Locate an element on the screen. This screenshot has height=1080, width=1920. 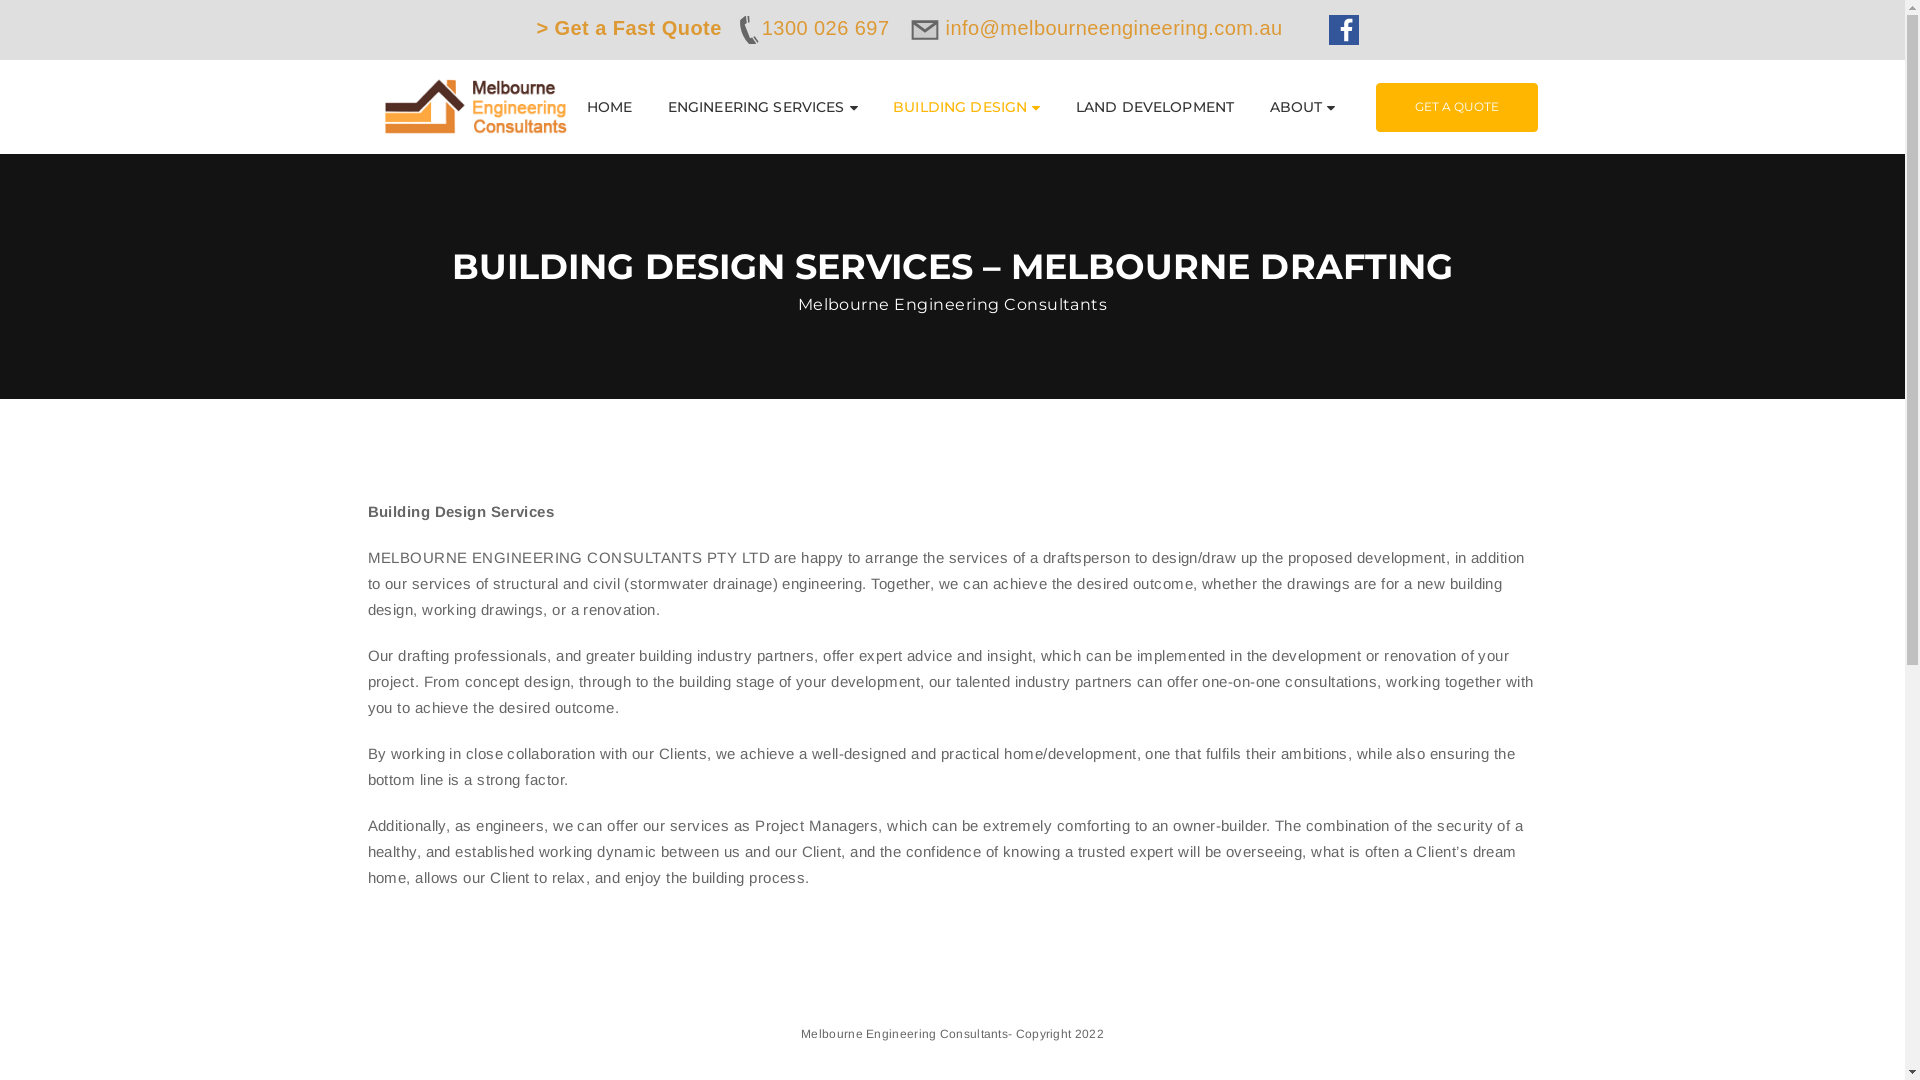
'ABOUT' is located at coordinates (1302, 107).